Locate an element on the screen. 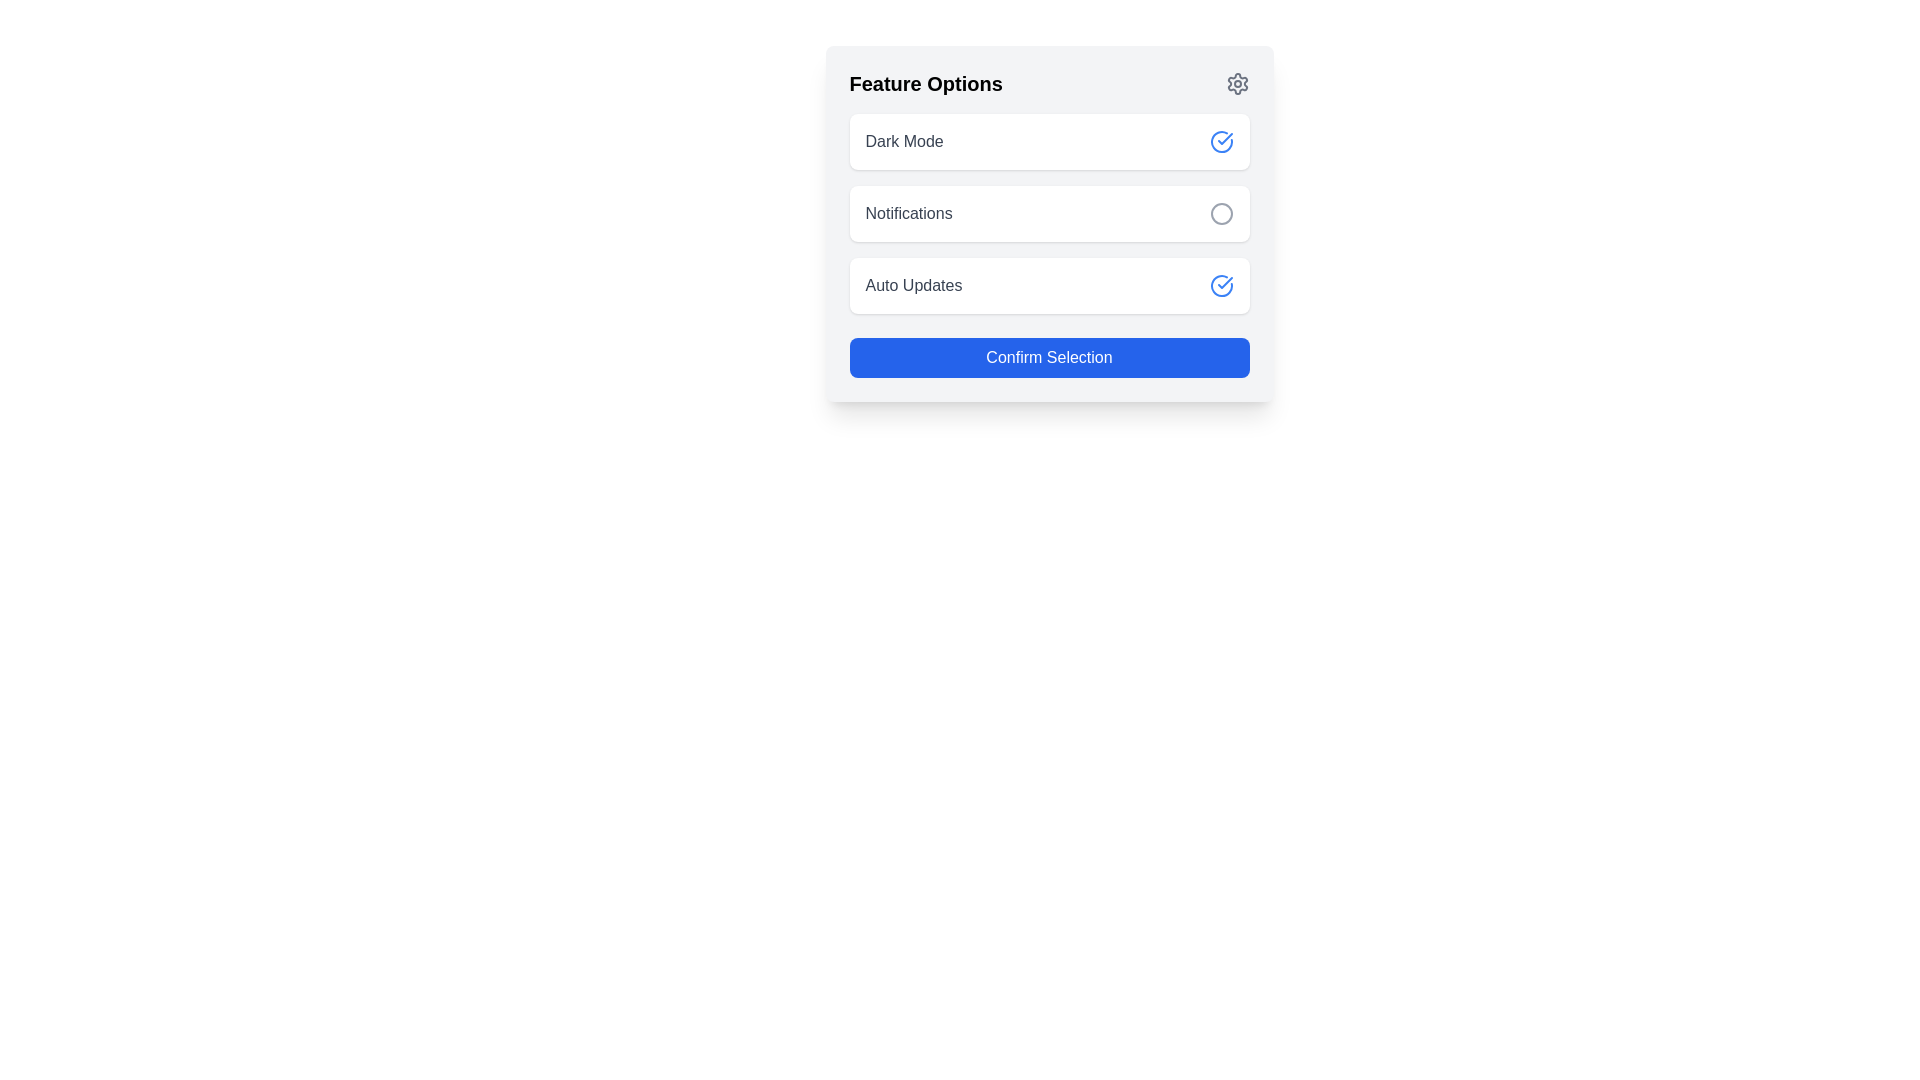 The height and width of the screenshot is (1080, 1920). the label for the selectable feature option located in the first option row under the 'Feature Options' header, positioned to the left of the icon indicating its state is located at coordinates (903, 141).